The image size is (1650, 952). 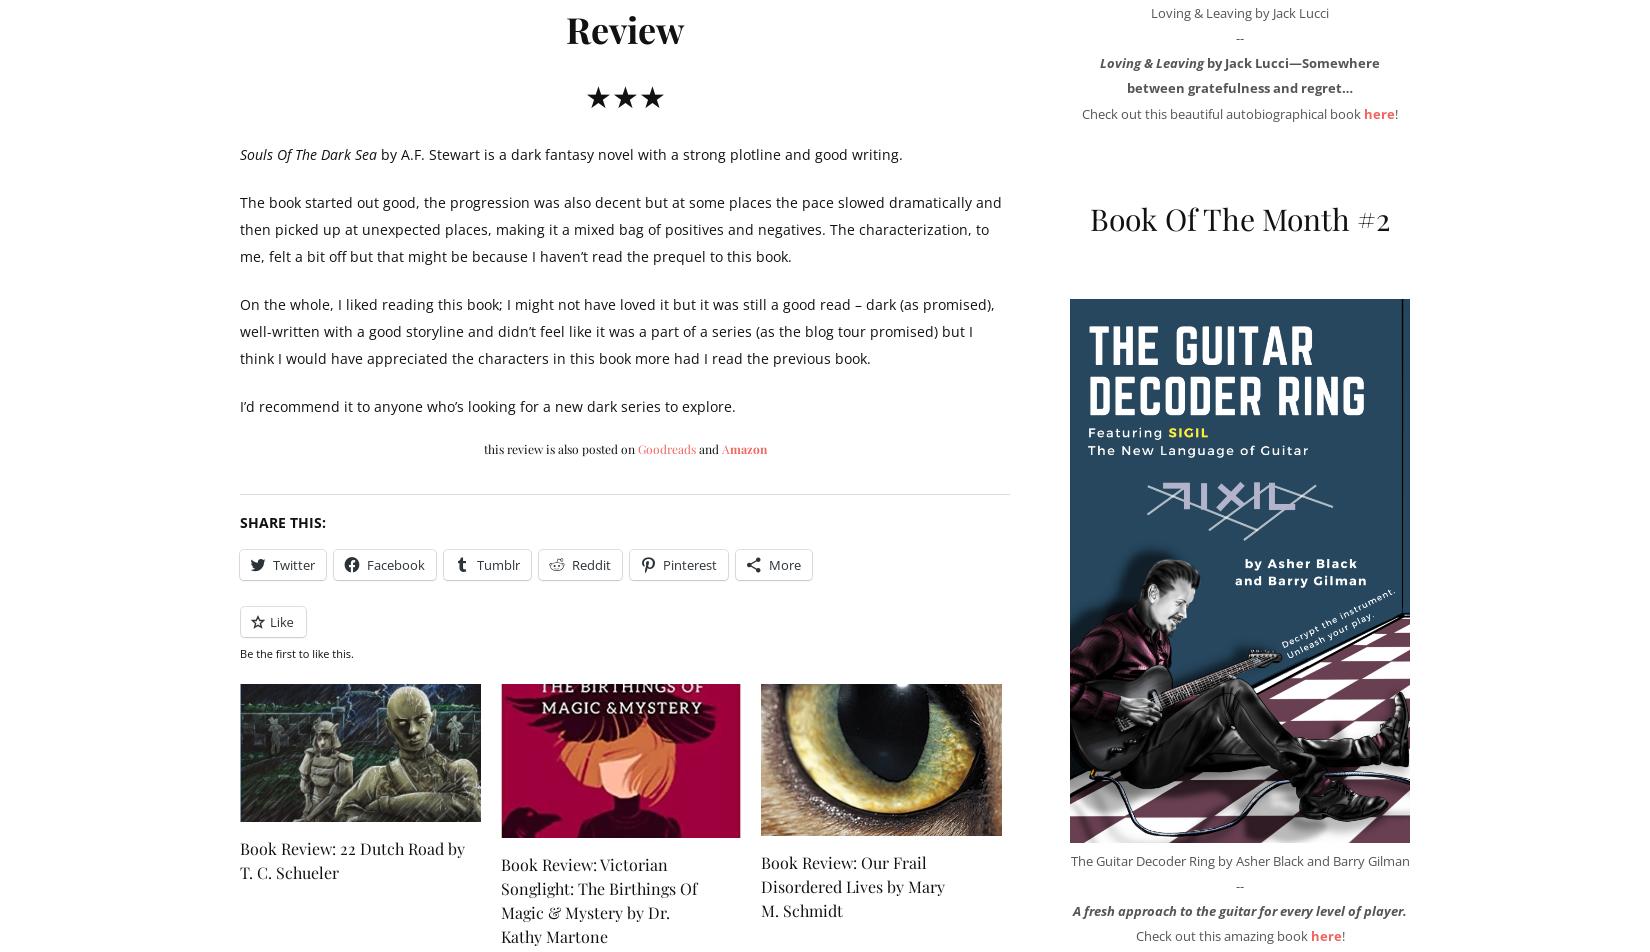 I want to click on 'Review', so click(x=624, y=27).